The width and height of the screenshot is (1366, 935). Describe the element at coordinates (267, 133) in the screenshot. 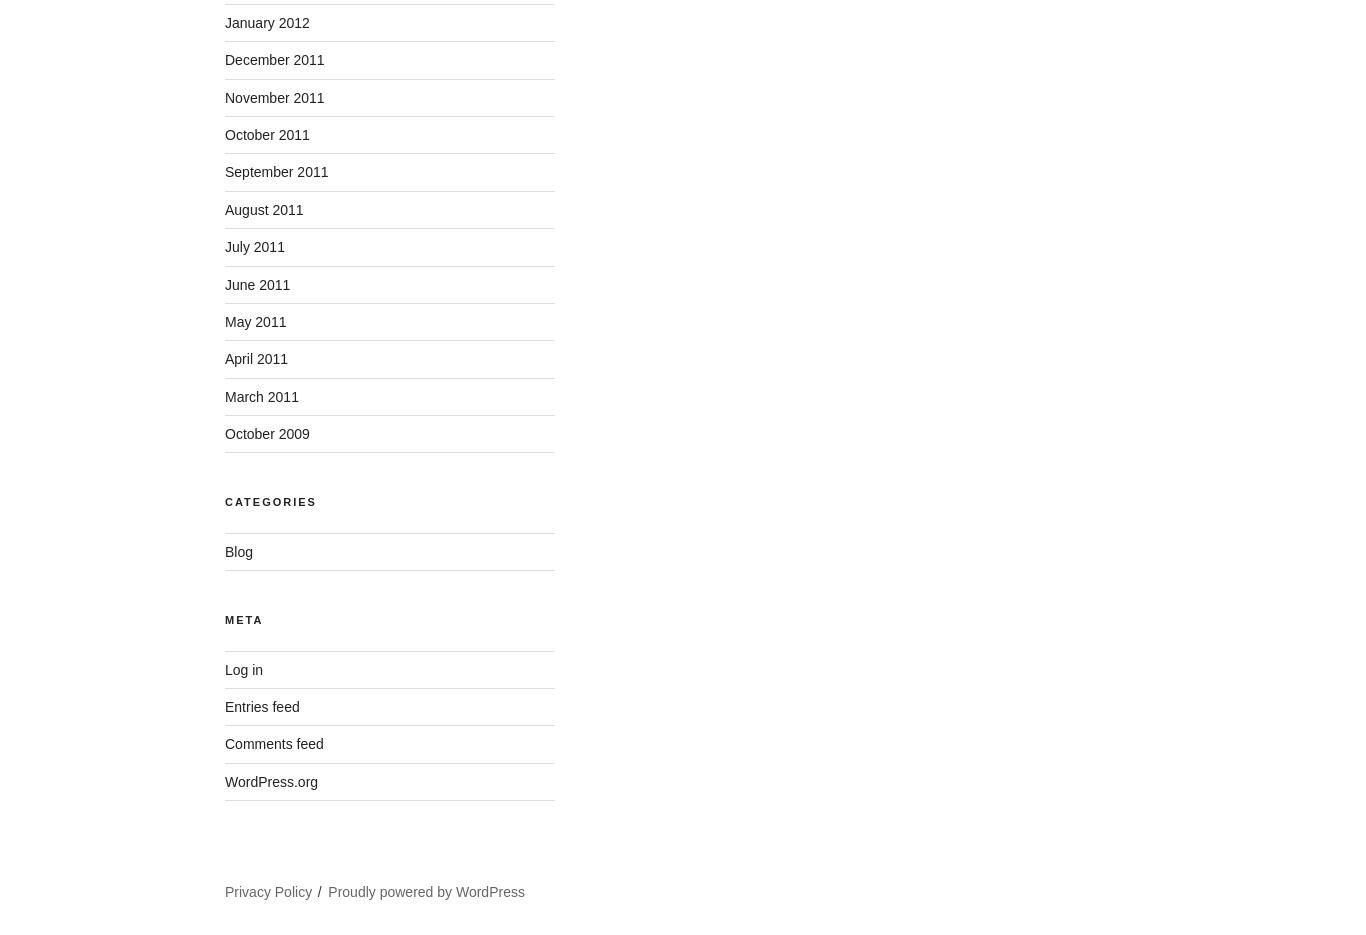

I see `'October 2011'` at that location.